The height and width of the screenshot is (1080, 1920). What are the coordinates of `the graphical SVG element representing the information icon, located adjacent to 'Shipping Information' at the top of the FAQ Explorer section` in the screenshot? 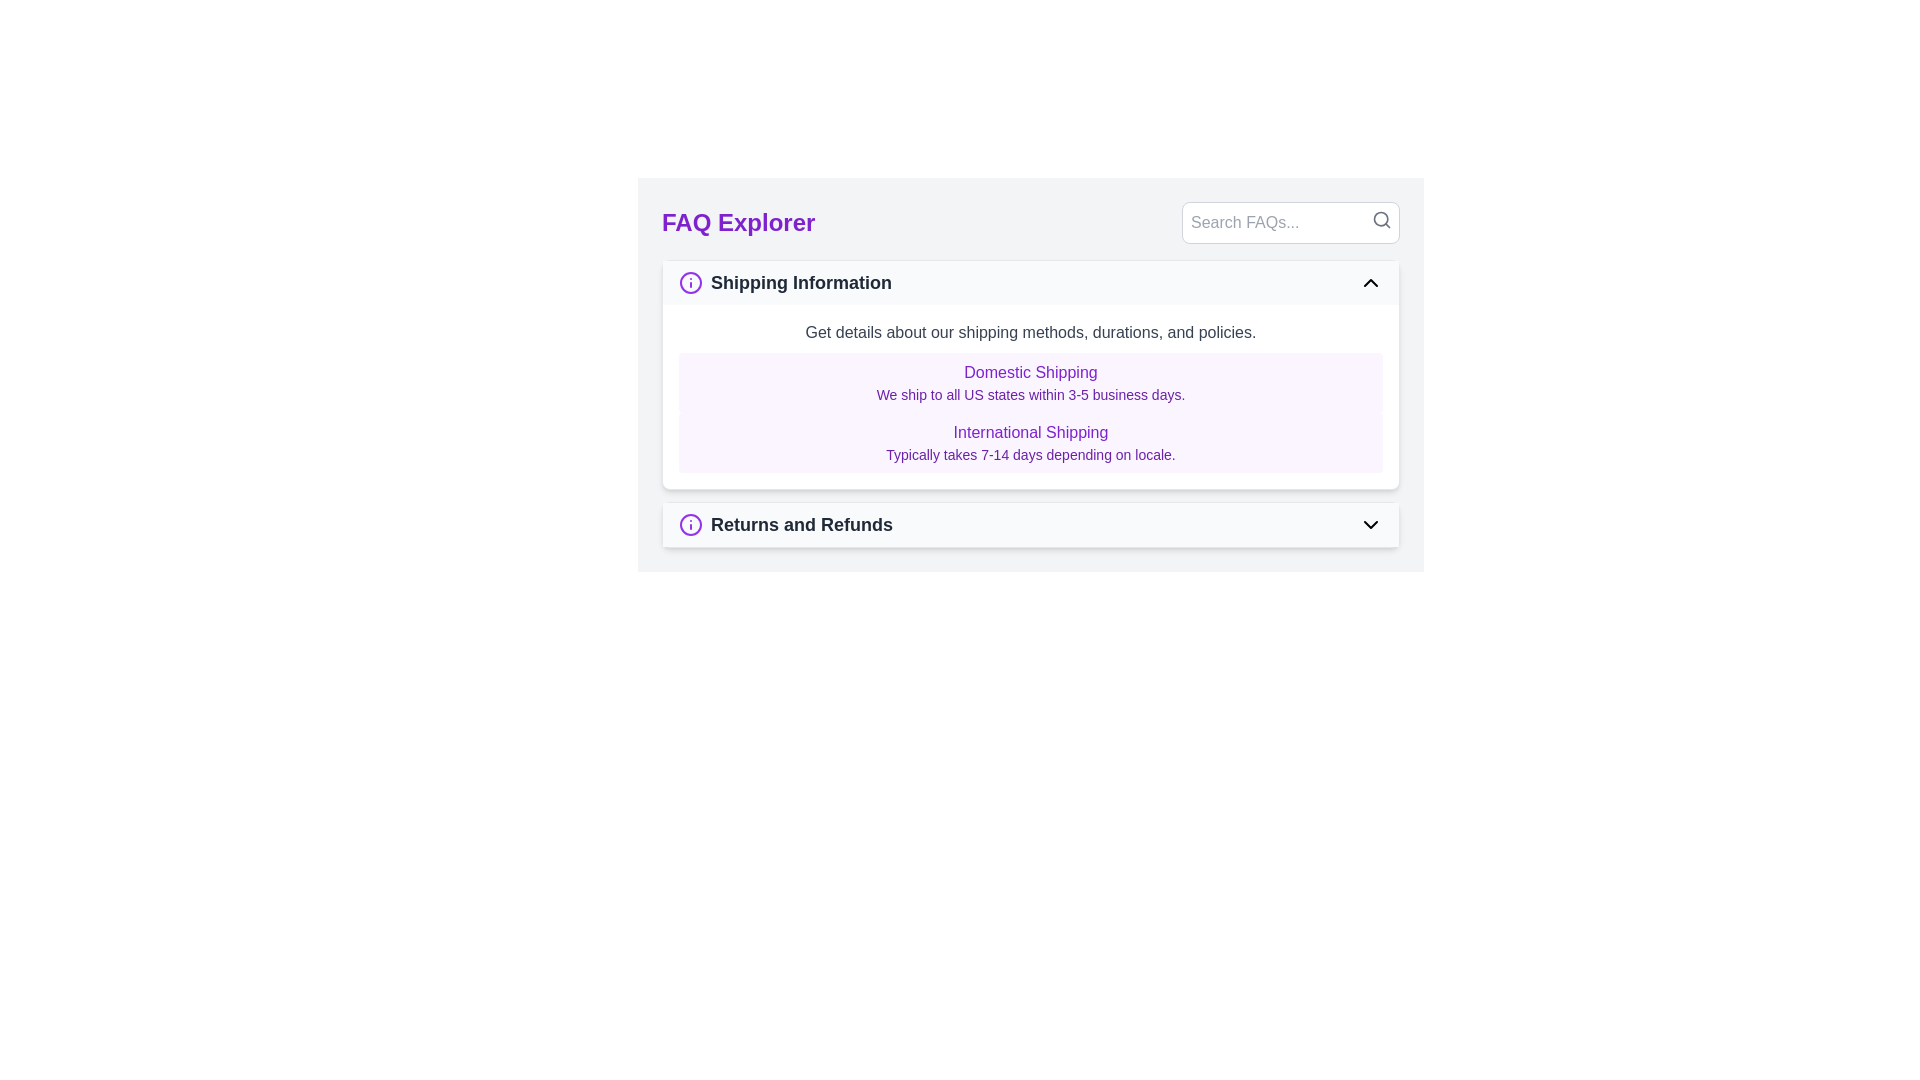 It's located at (691, 523).